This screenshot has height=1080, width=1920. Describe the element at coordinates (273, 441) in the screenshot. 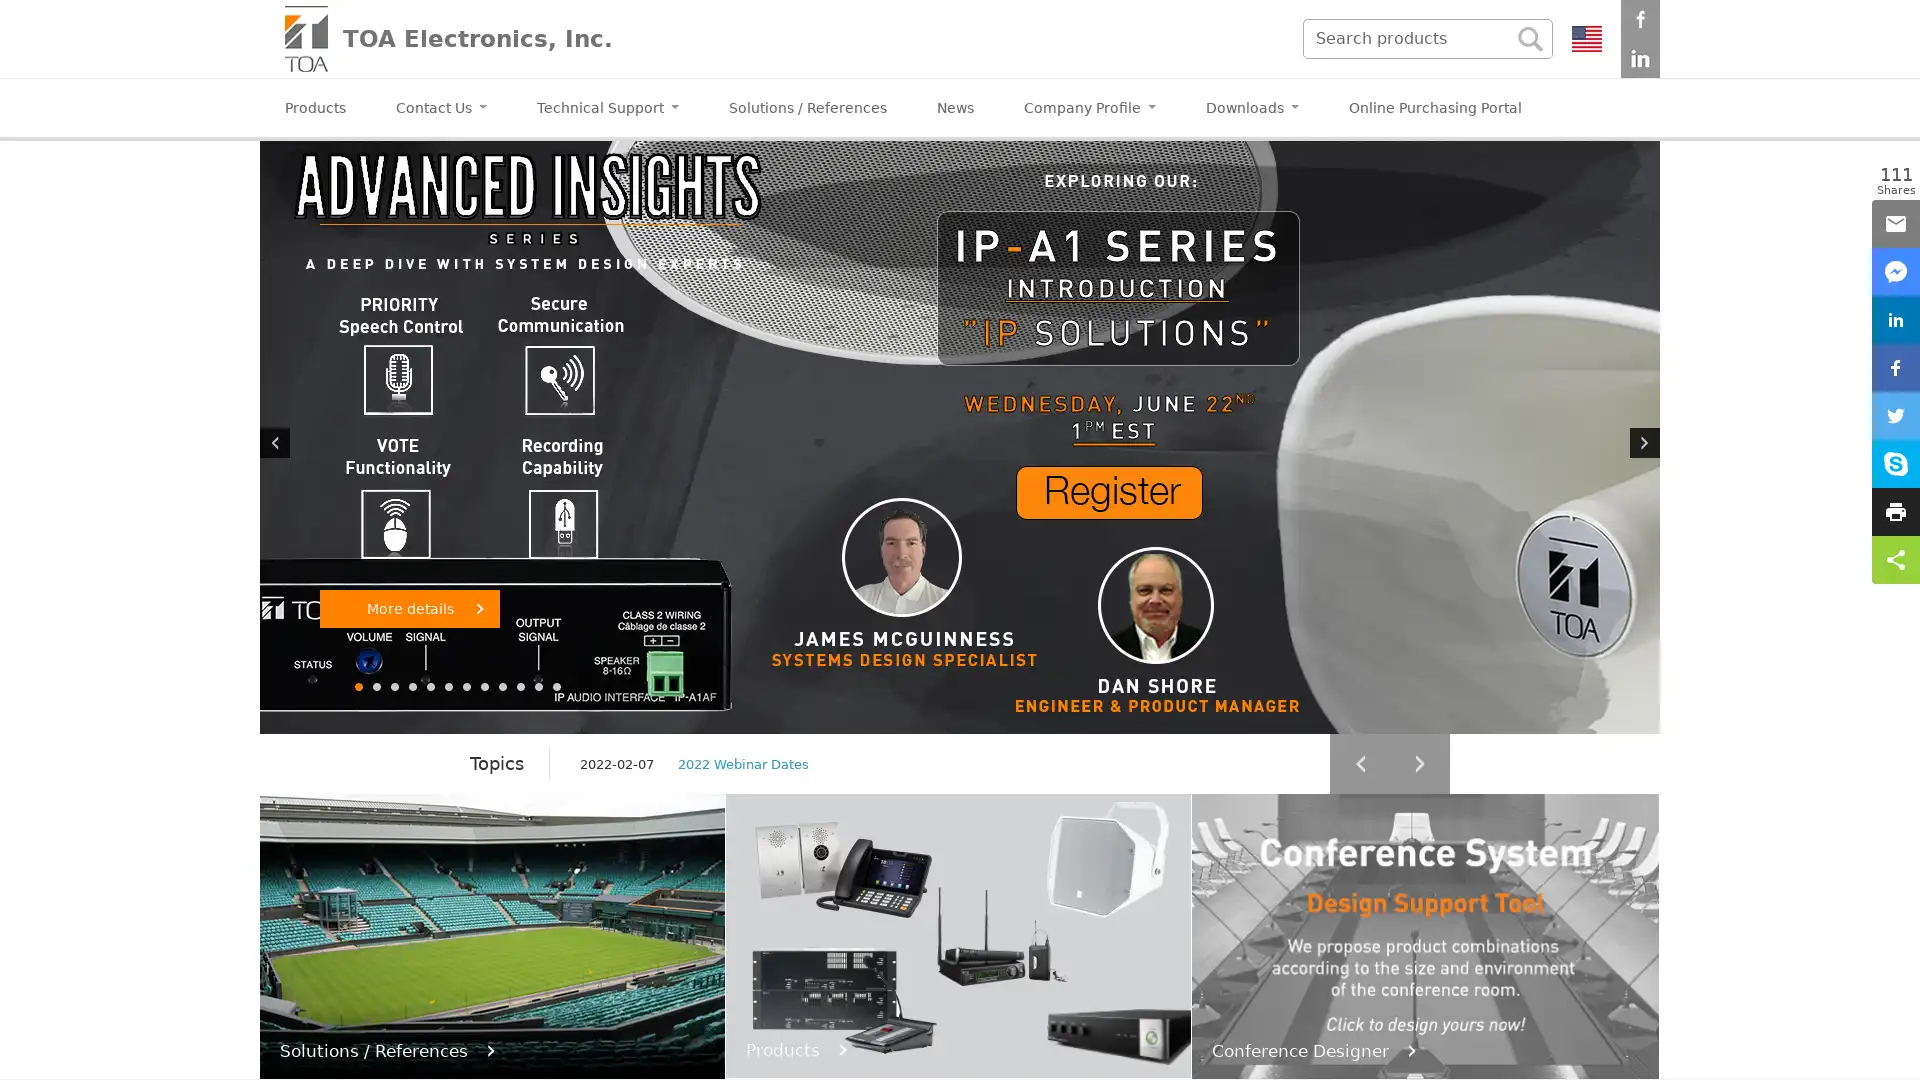

I see `Previous` at that location.